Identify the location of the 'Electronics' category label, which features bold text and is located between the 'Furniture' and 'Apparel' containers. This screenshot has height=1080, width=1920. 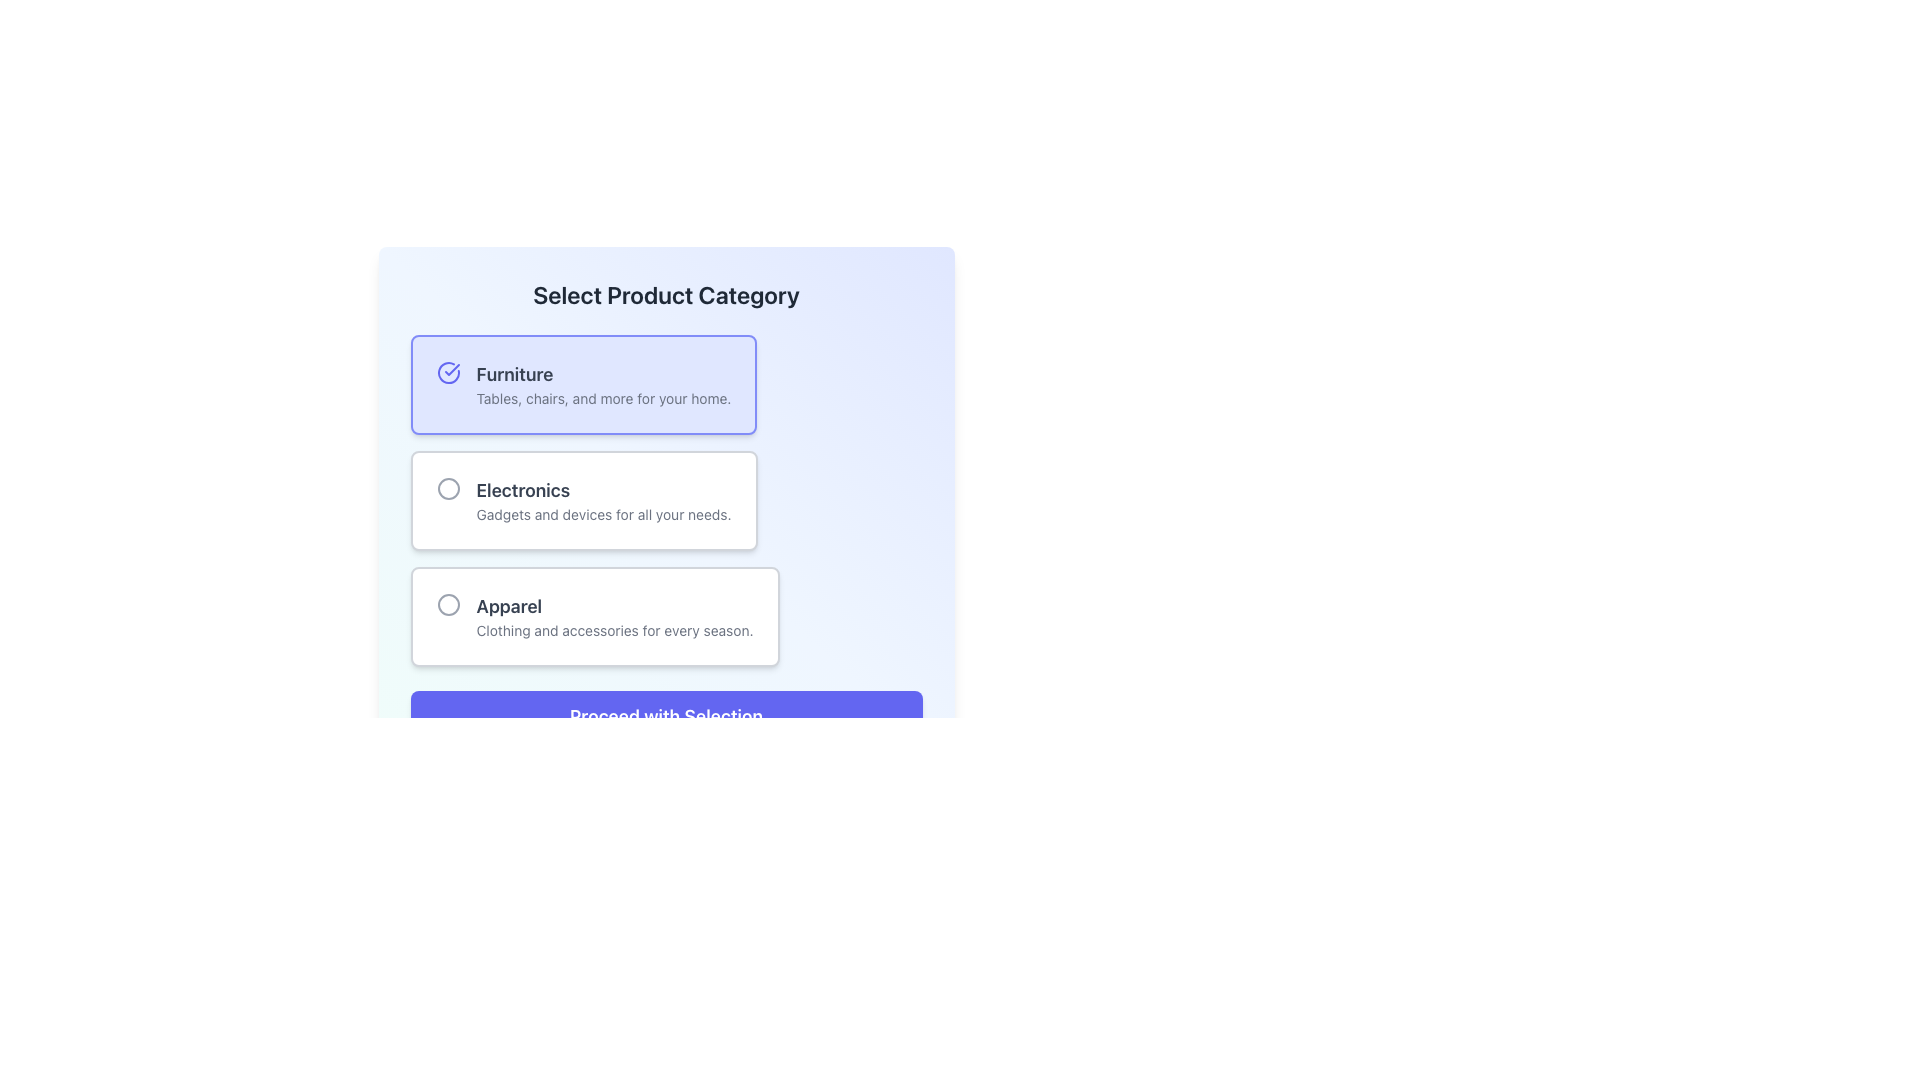
(603, 500).